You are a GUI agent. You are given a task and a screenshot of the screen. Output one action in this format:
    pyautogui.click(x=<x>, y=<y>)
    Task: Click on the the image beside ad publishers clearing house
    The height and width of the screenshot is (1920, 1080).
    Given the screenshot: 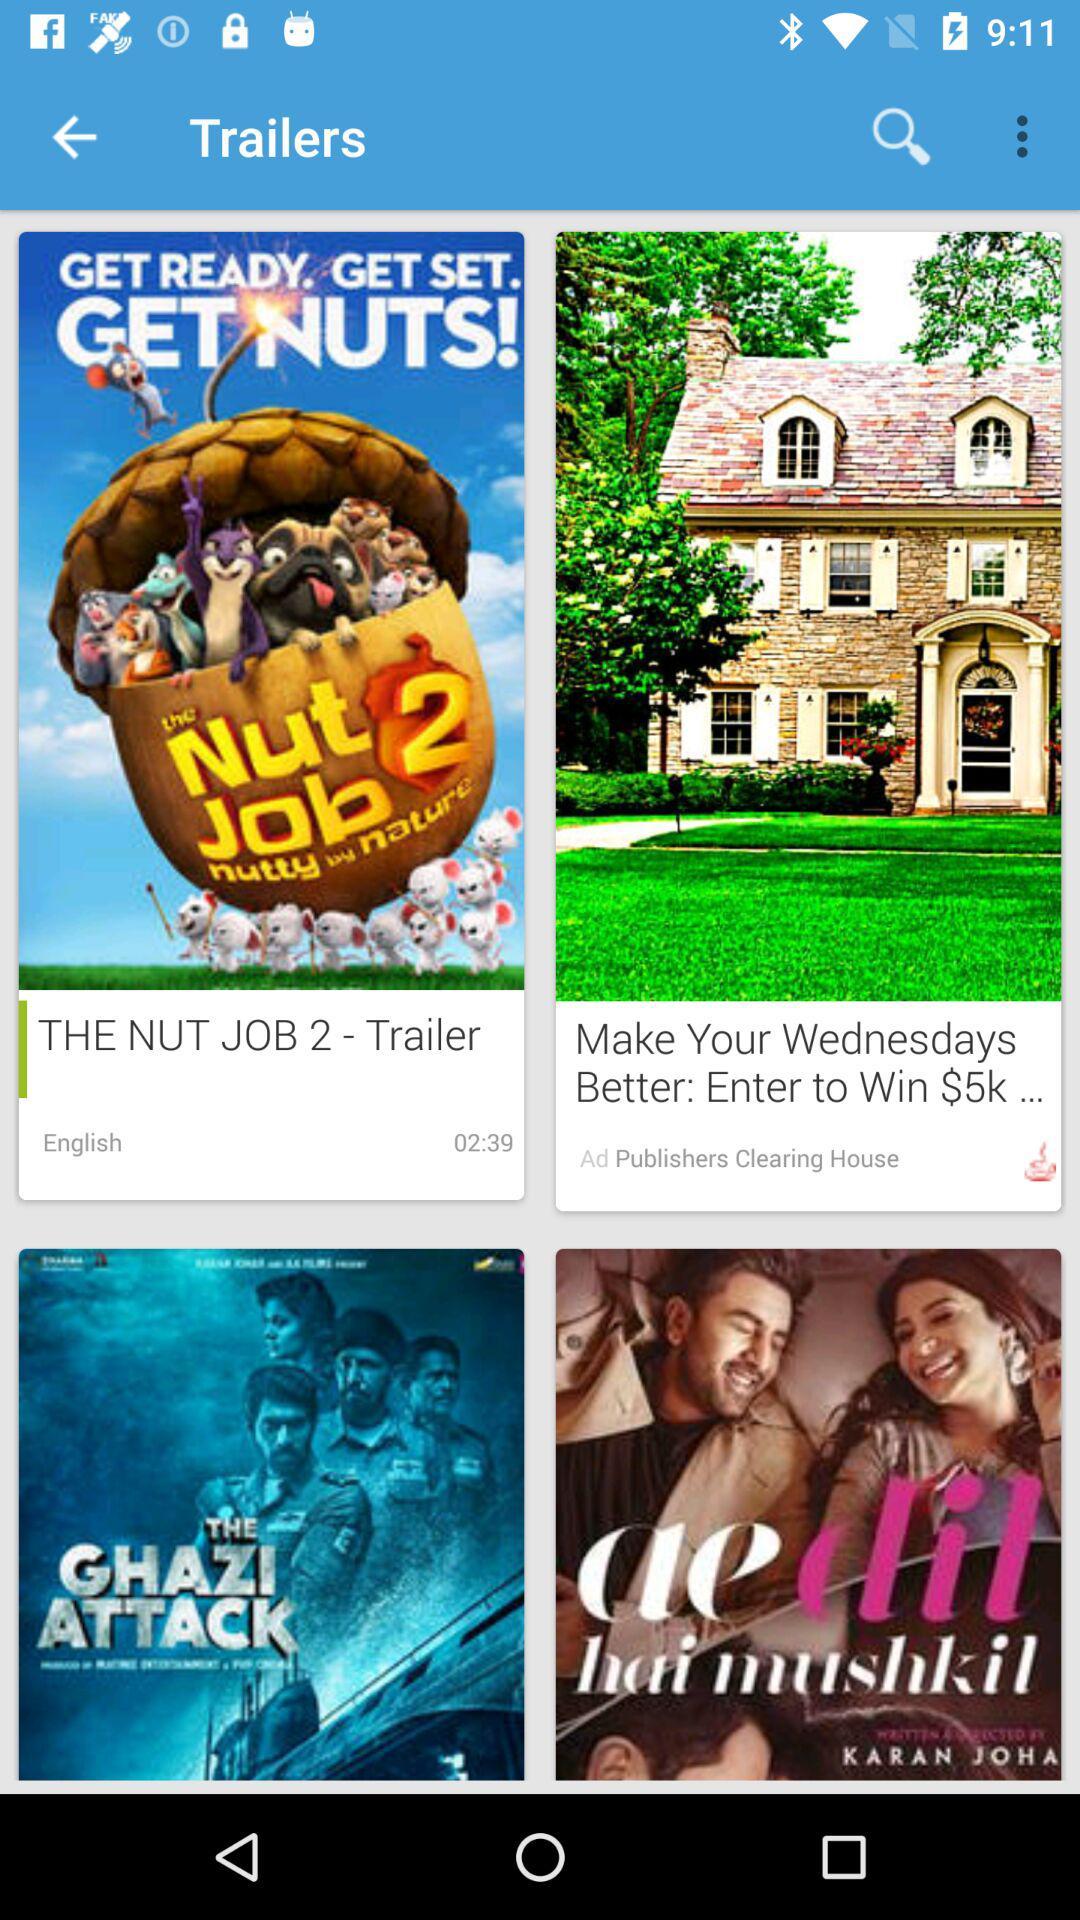 What is the action you would take?
    pyautogui.click(x=1039, y=1161)
    